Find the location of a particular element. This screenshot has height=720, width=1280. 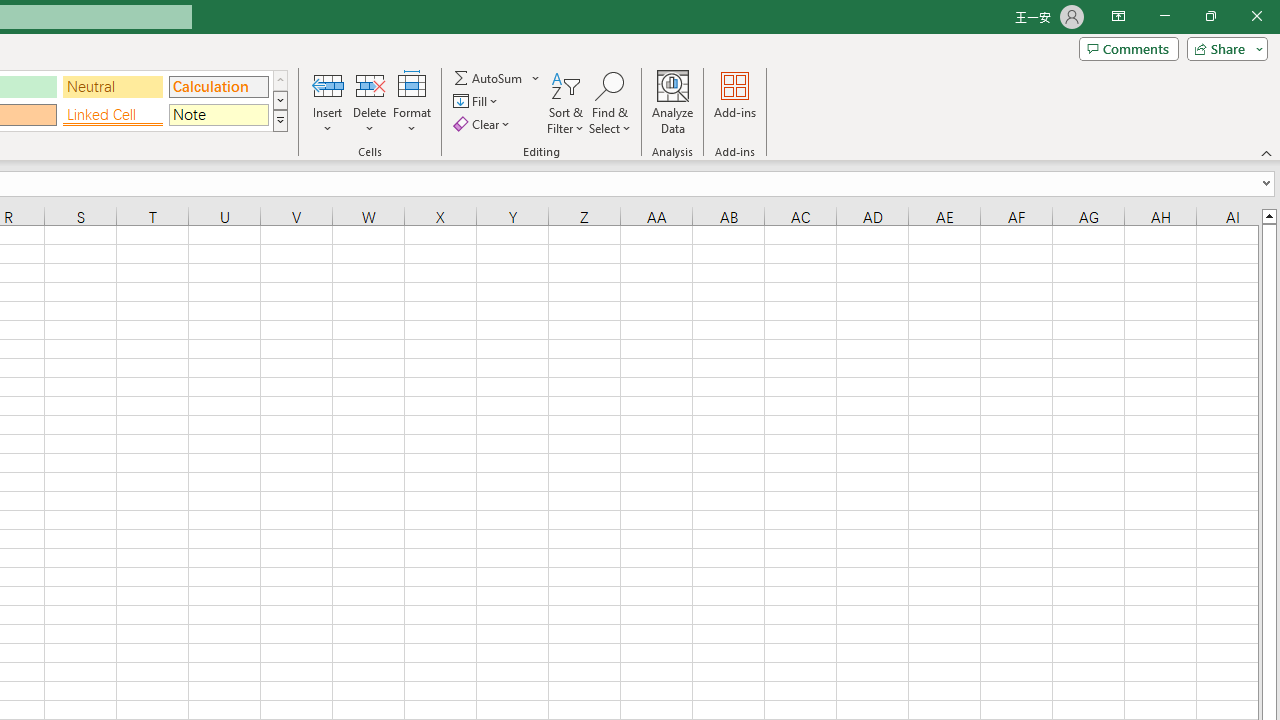

'Delete' is located at coordinates (369, 103).